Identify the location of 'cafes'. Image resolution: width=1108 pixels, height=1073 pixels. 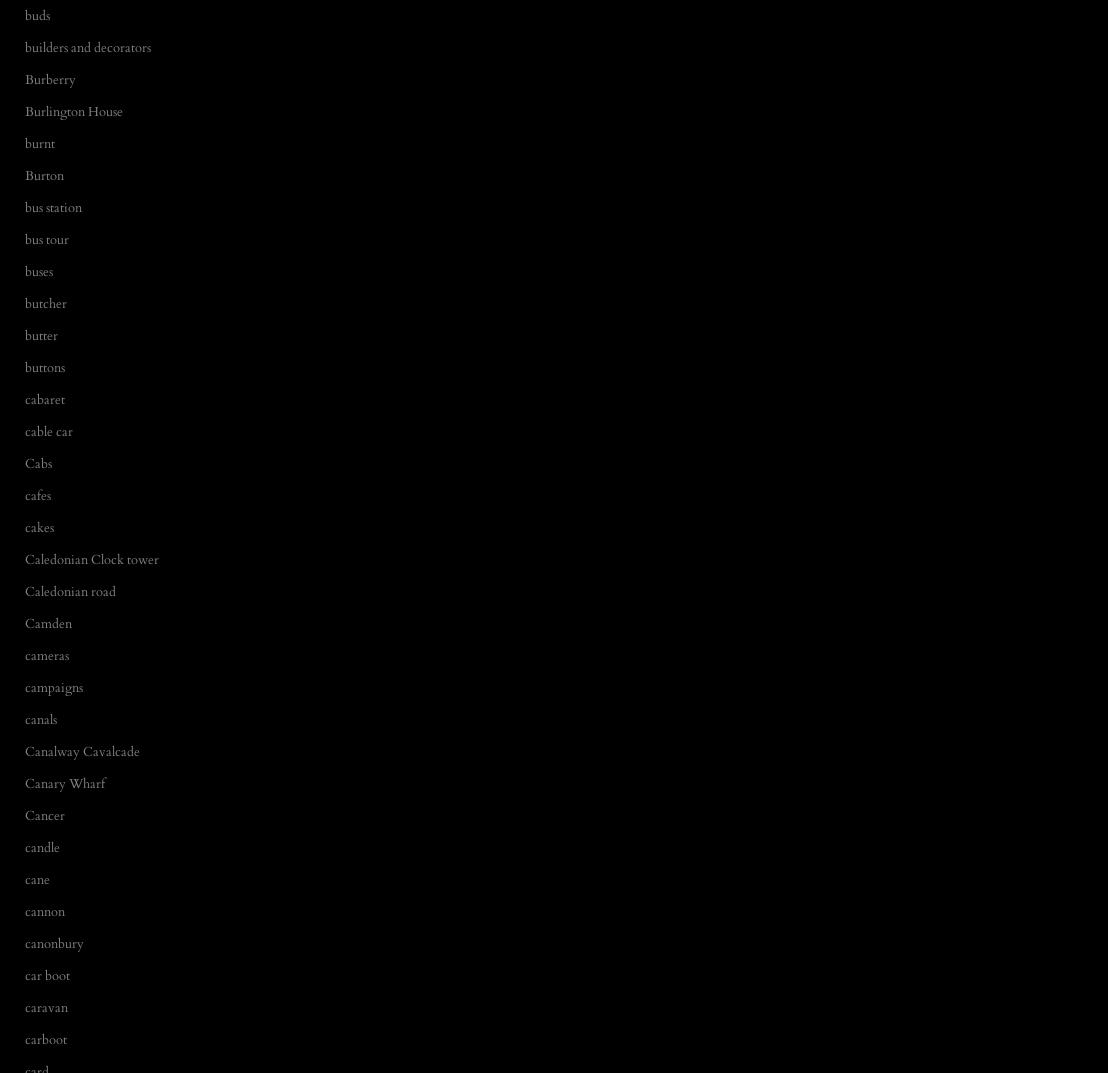
(38, 493).